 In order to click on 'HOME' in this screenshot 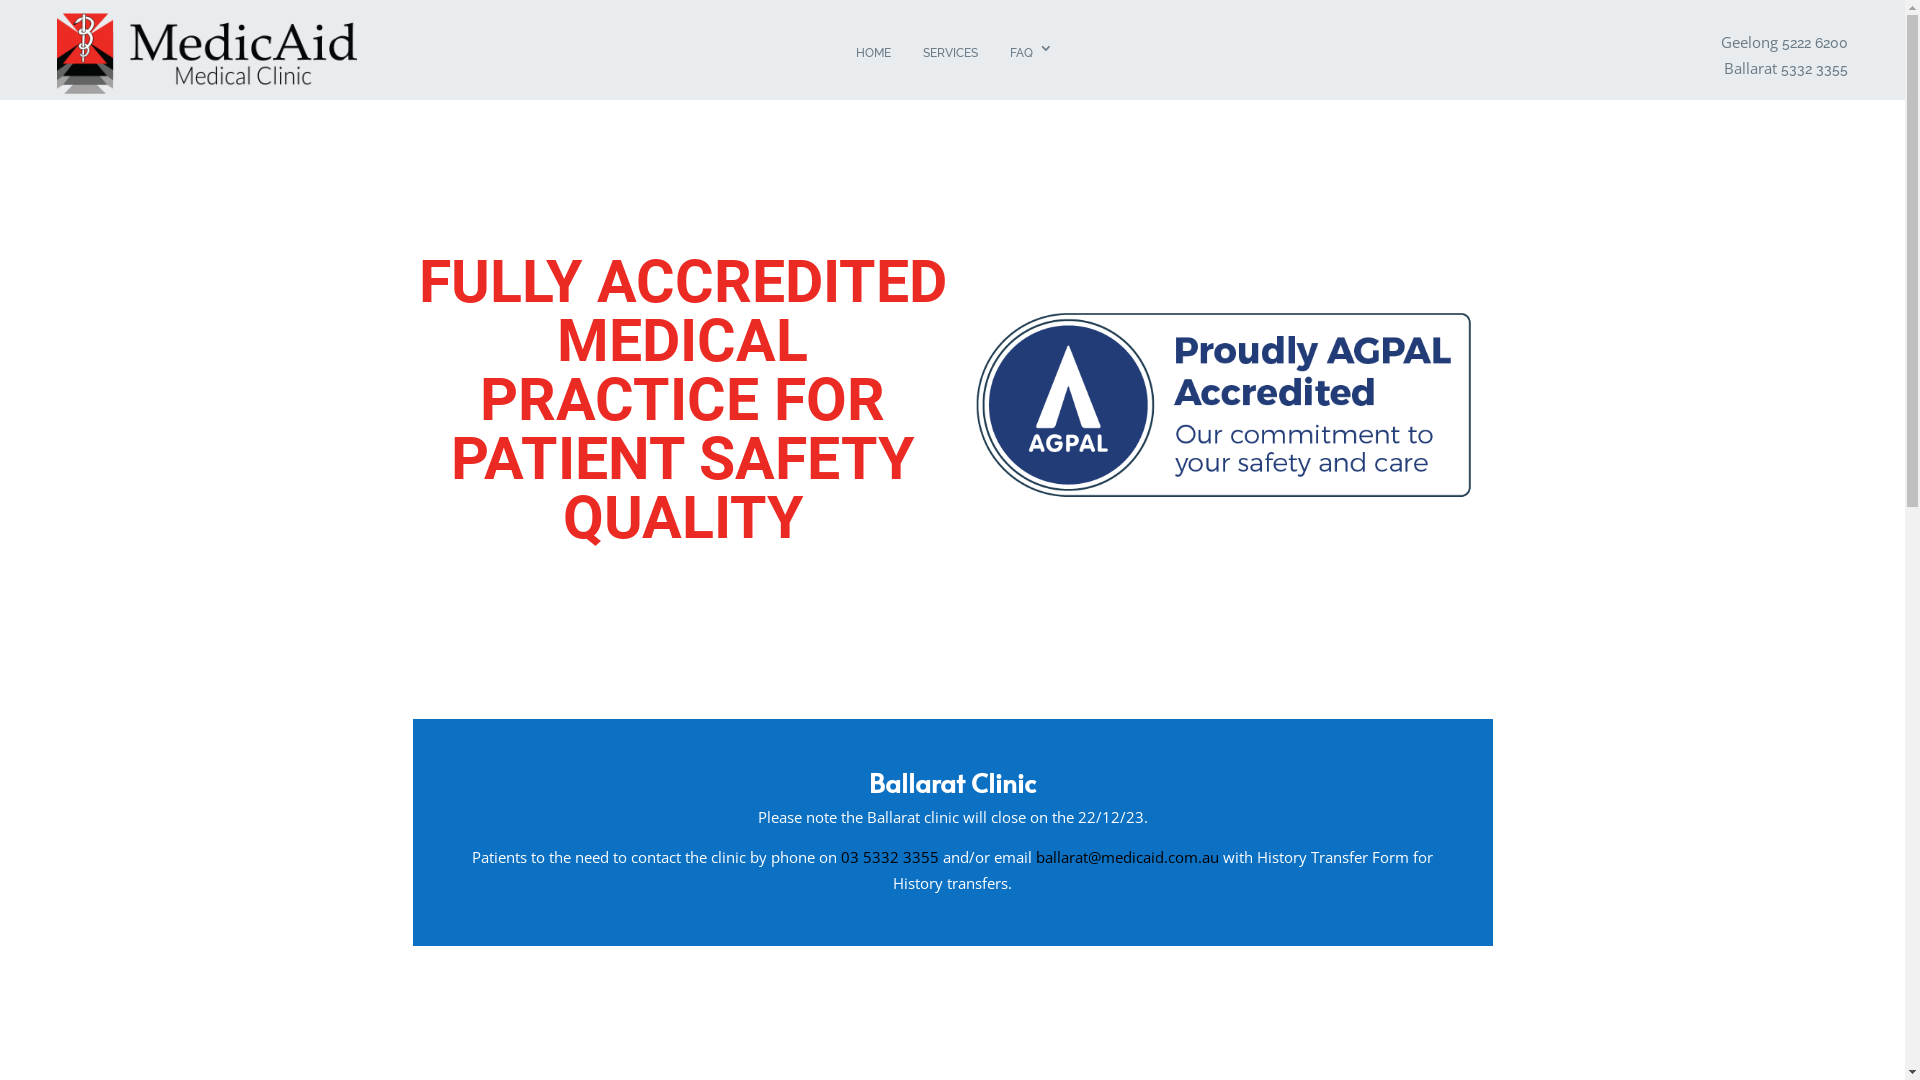, I will do `click(873, 53)`.